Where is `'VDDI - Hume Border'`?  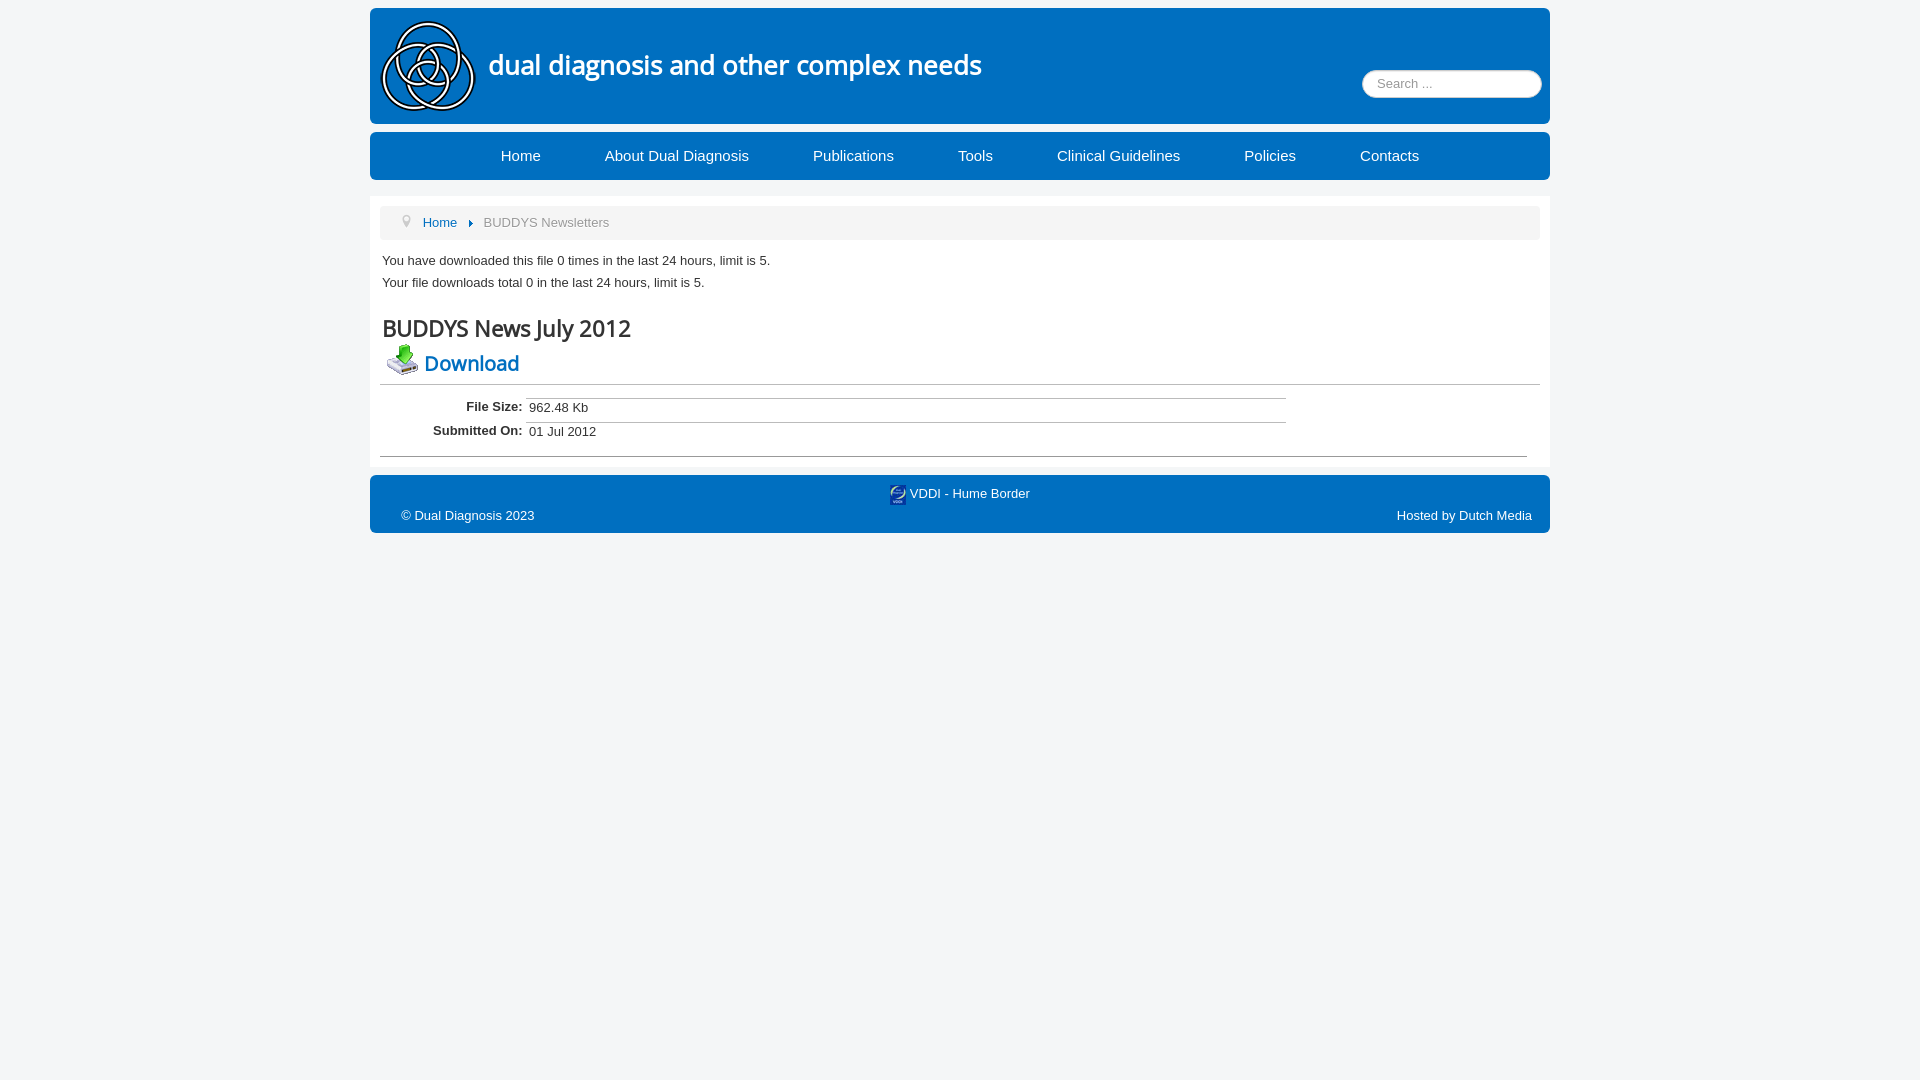 'VDDI - Hume Border' is located at coordinates (896, 494).